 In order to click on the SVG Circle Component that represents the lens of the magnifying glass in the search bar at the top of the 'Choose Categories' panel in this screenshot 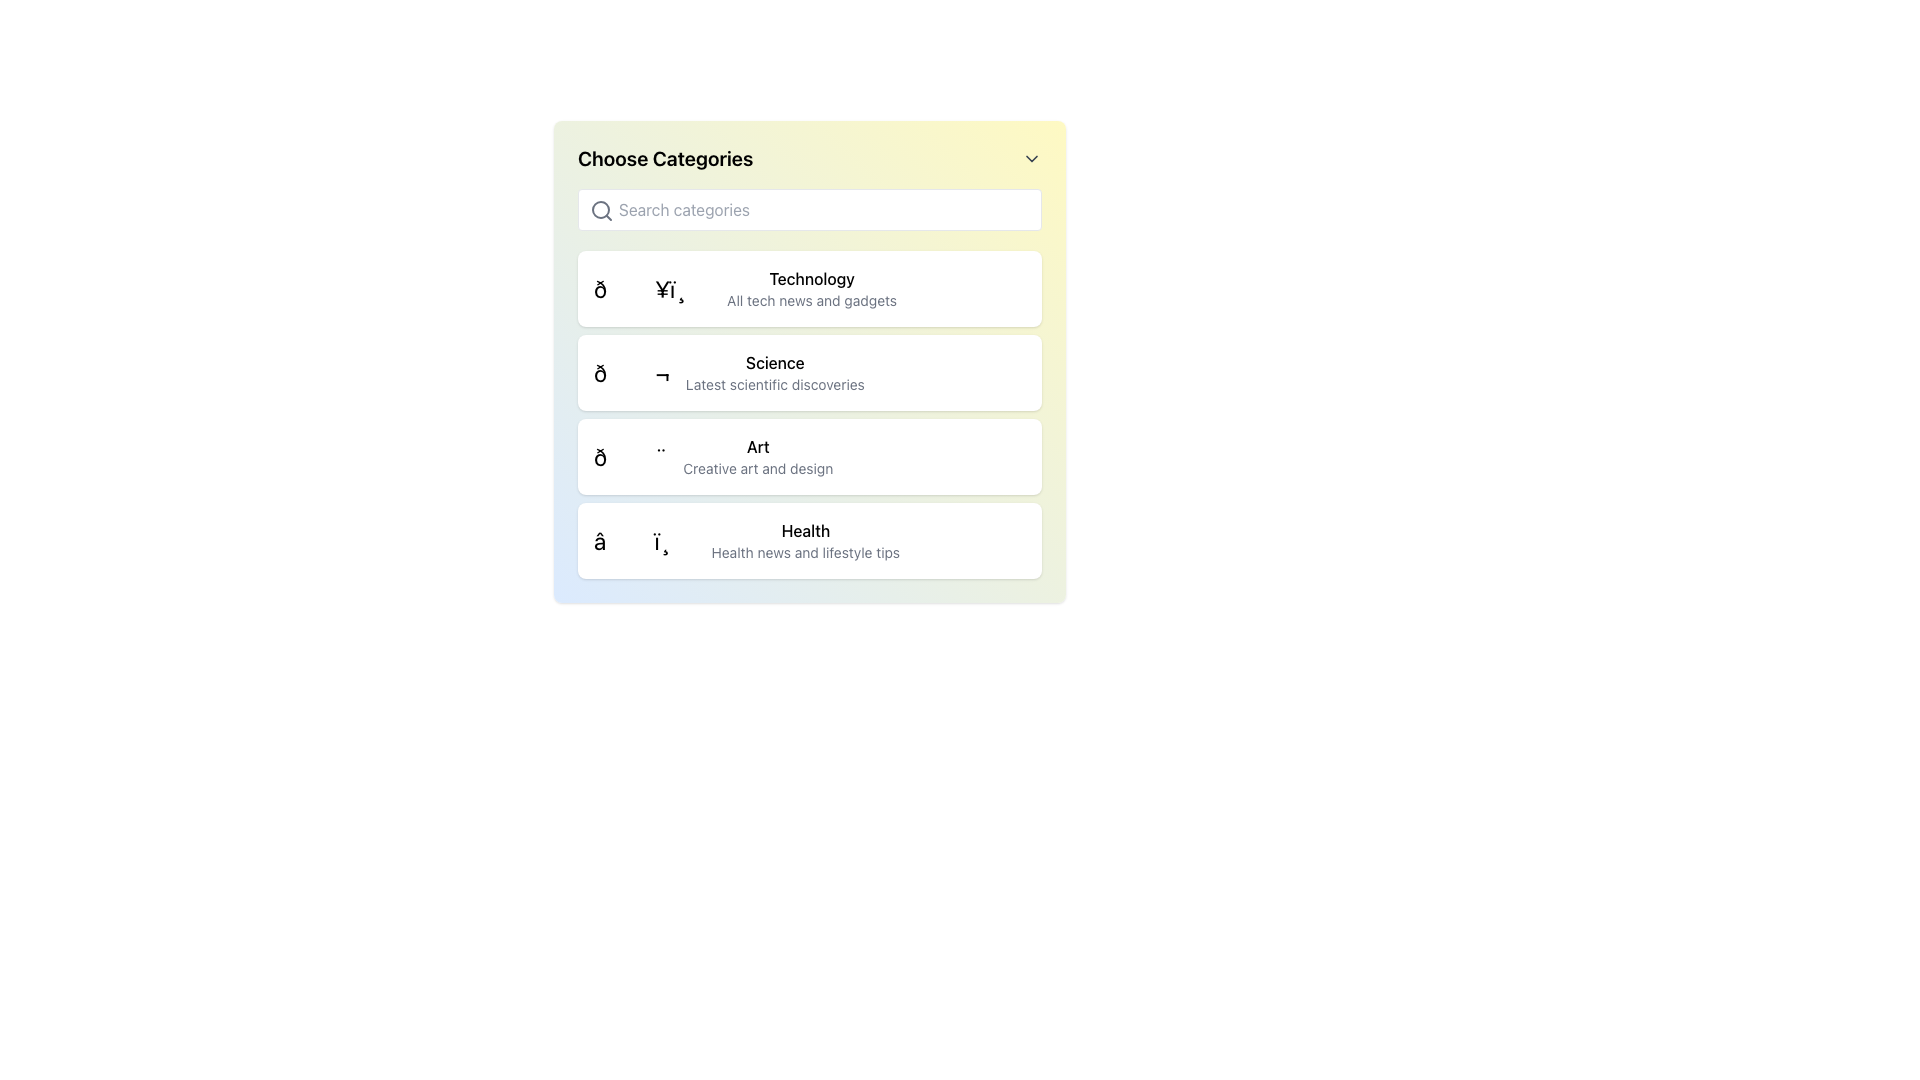, I will do `click(599, 209)`.